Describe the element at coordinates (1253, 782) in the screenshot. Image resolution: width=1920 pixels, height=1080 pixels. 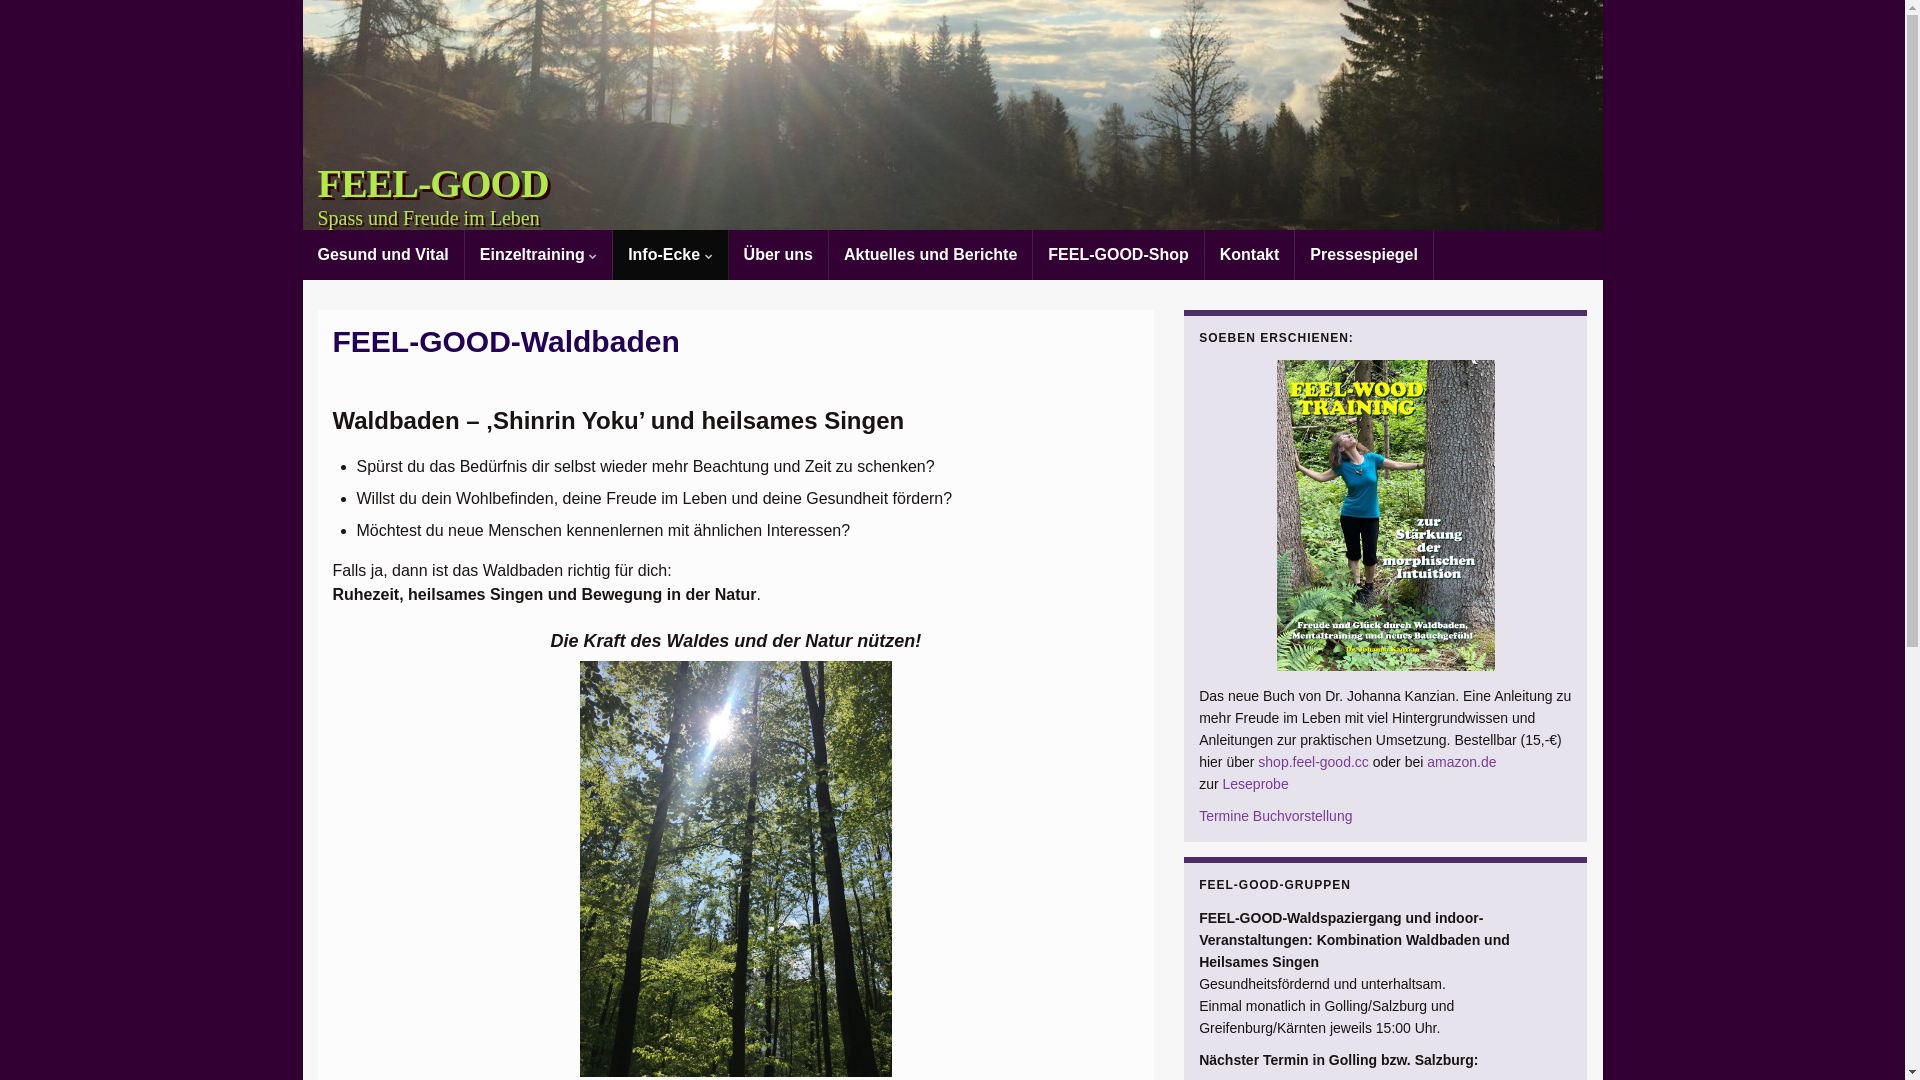
I see `'Leseprobe'` at that location.